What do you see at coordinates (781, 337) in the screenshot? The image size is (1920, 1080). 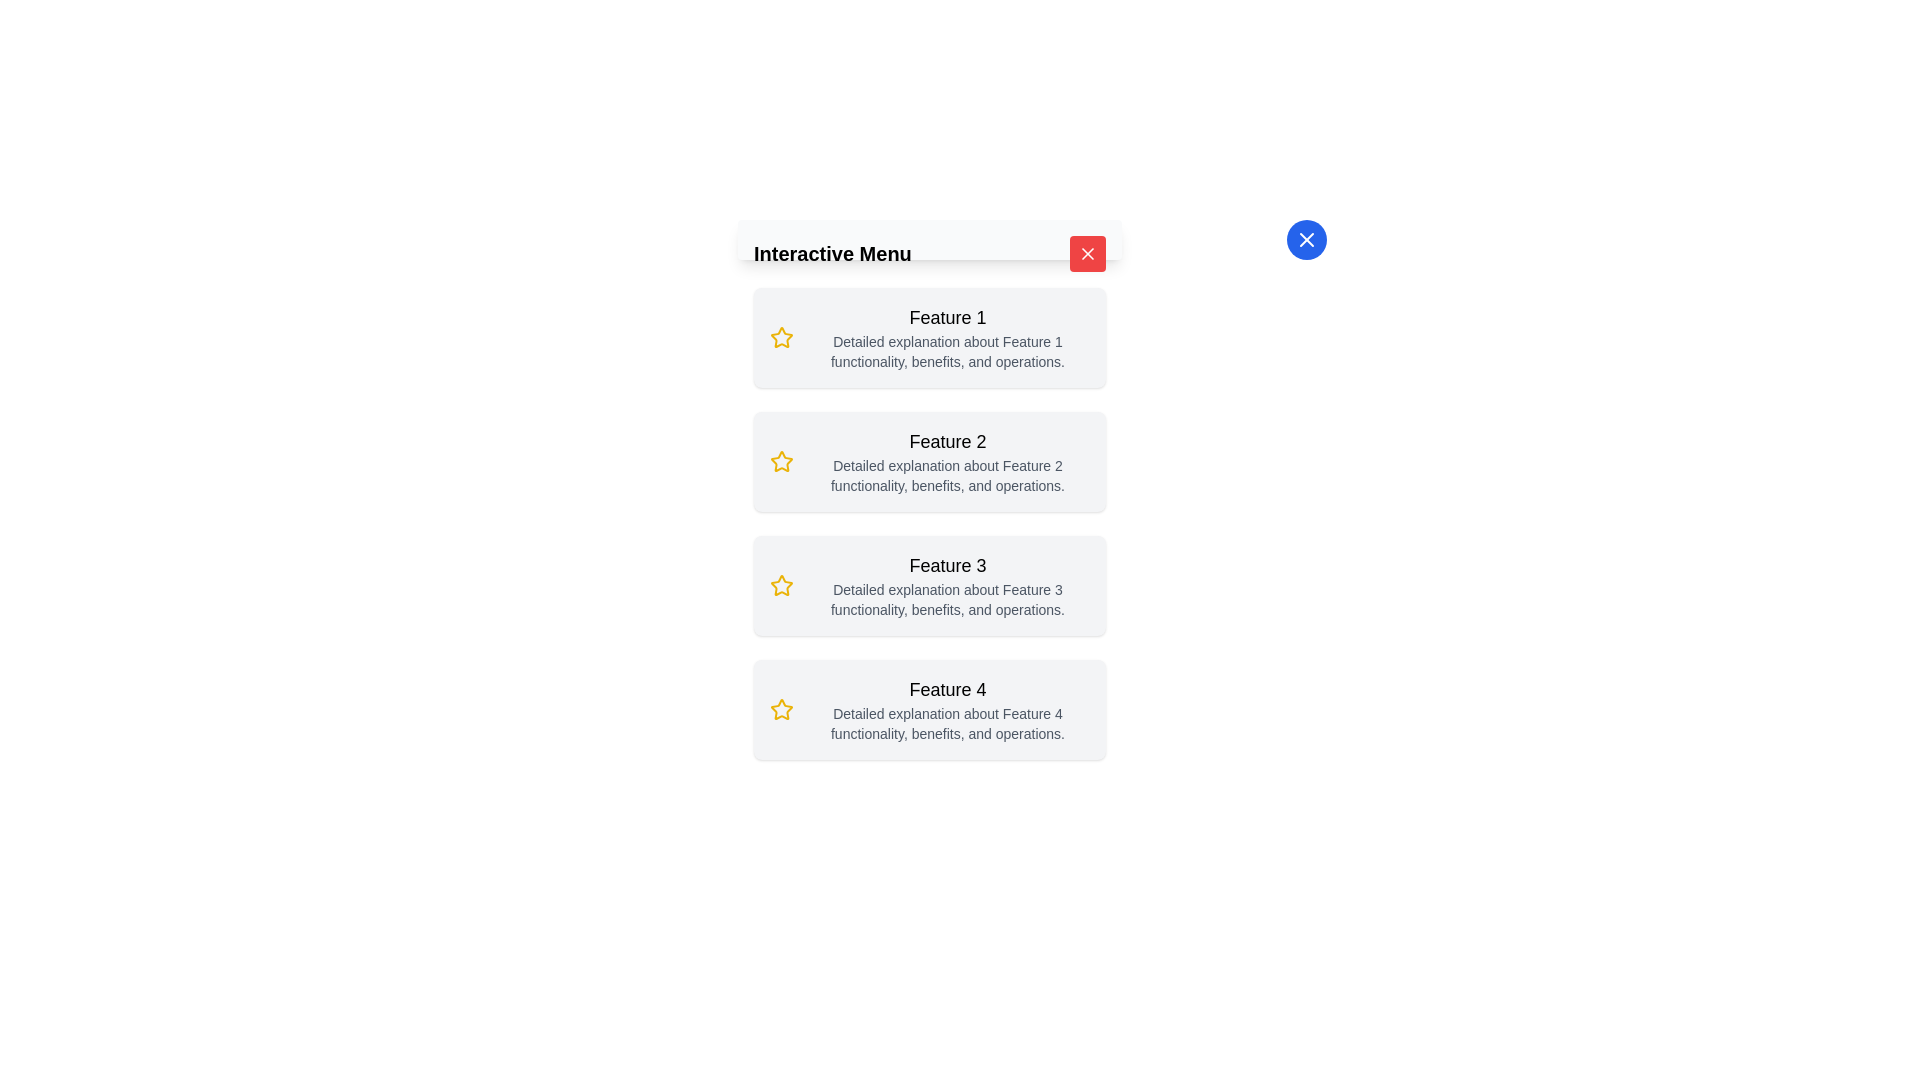 I see `the star-shaped yellow icon with a black outline located in the first feature card next to the title 'Feature 1'` at bounding box center [781, 337].